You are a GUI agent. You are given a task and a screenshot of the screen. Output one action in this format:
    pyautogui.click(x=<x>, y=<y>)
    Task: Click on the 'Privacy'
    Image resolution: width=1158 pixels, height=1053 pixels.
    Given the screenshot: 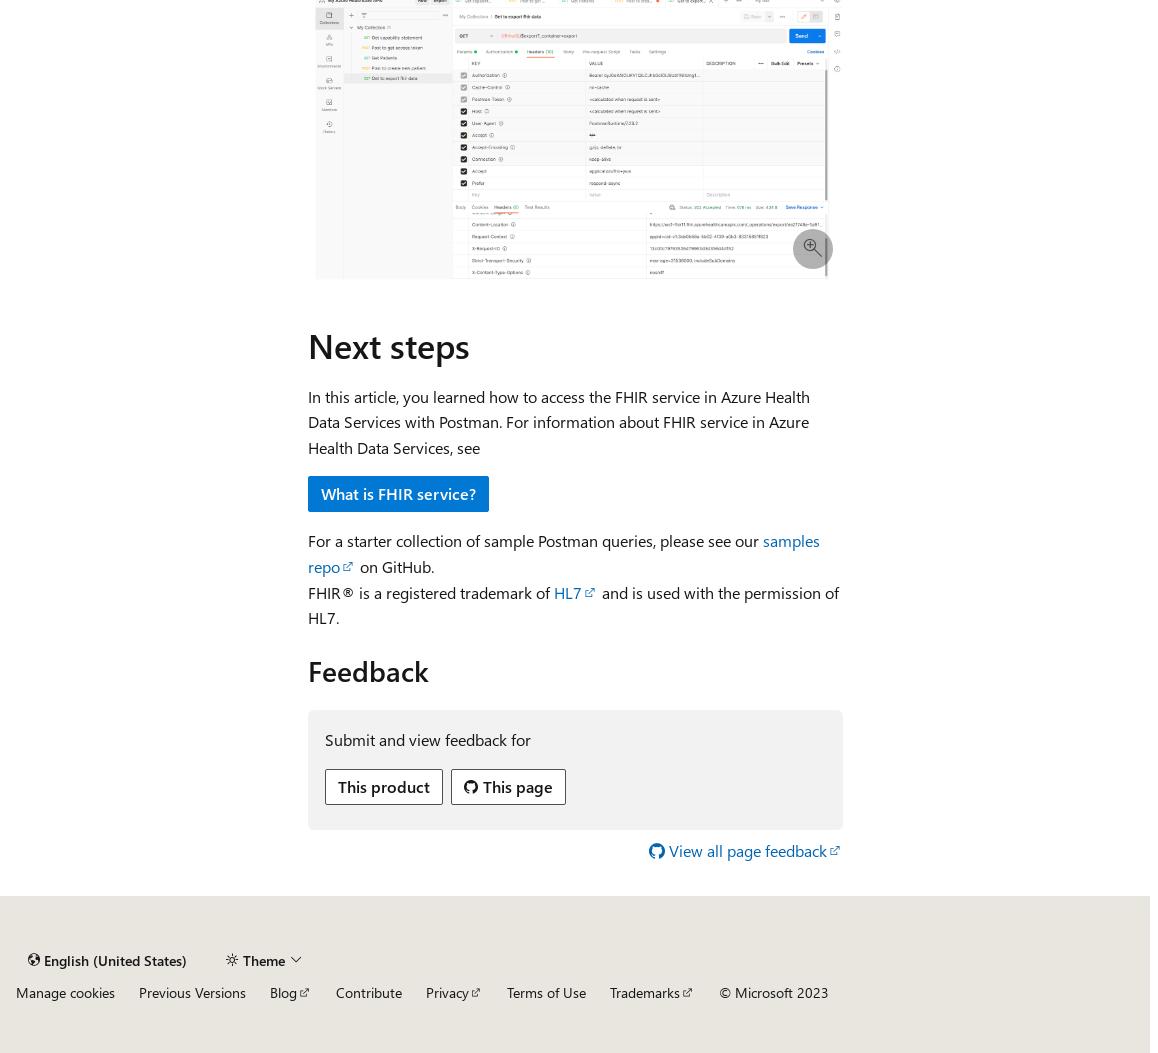 What is the action you would take?
    pyautogui.click(x=446, y=992)
    